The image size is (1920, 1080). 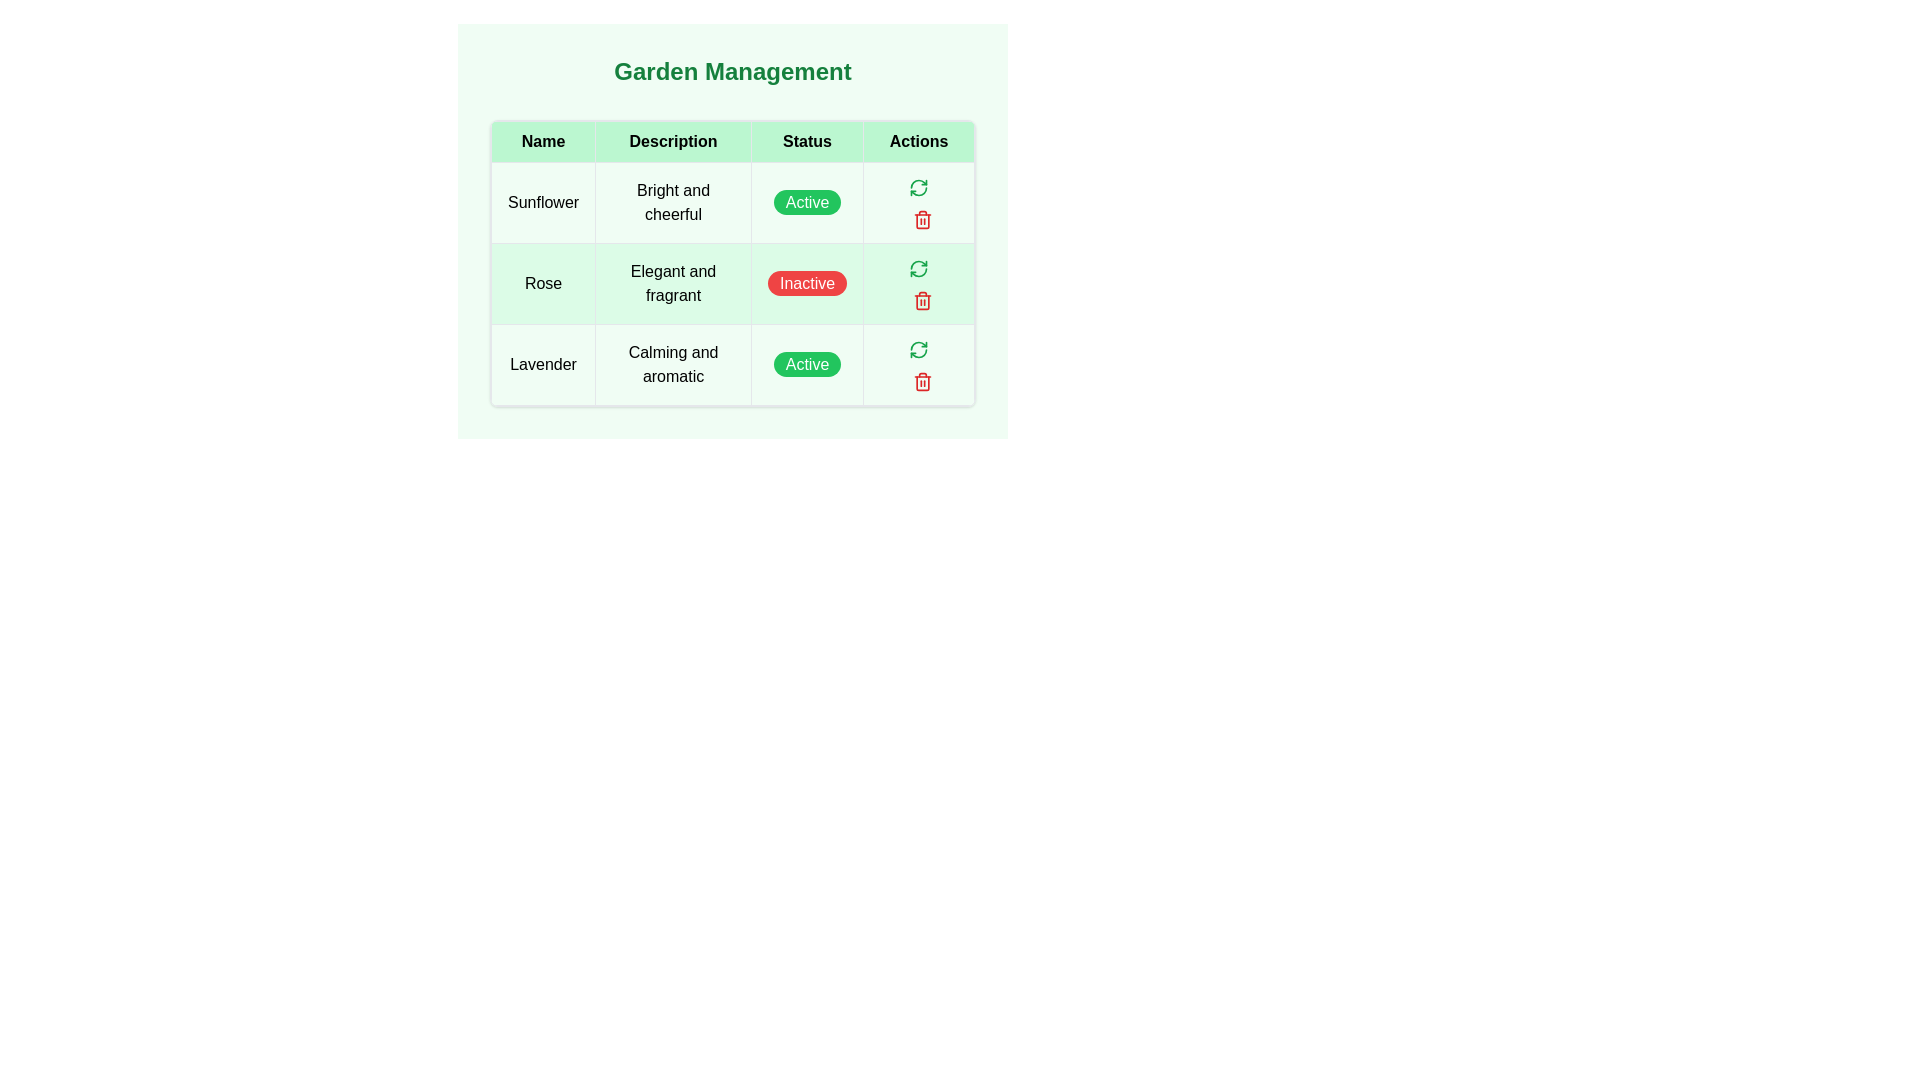 I want to click on the Icon Button in the Actions column of the second row of the table, so click(x=918, y=187).